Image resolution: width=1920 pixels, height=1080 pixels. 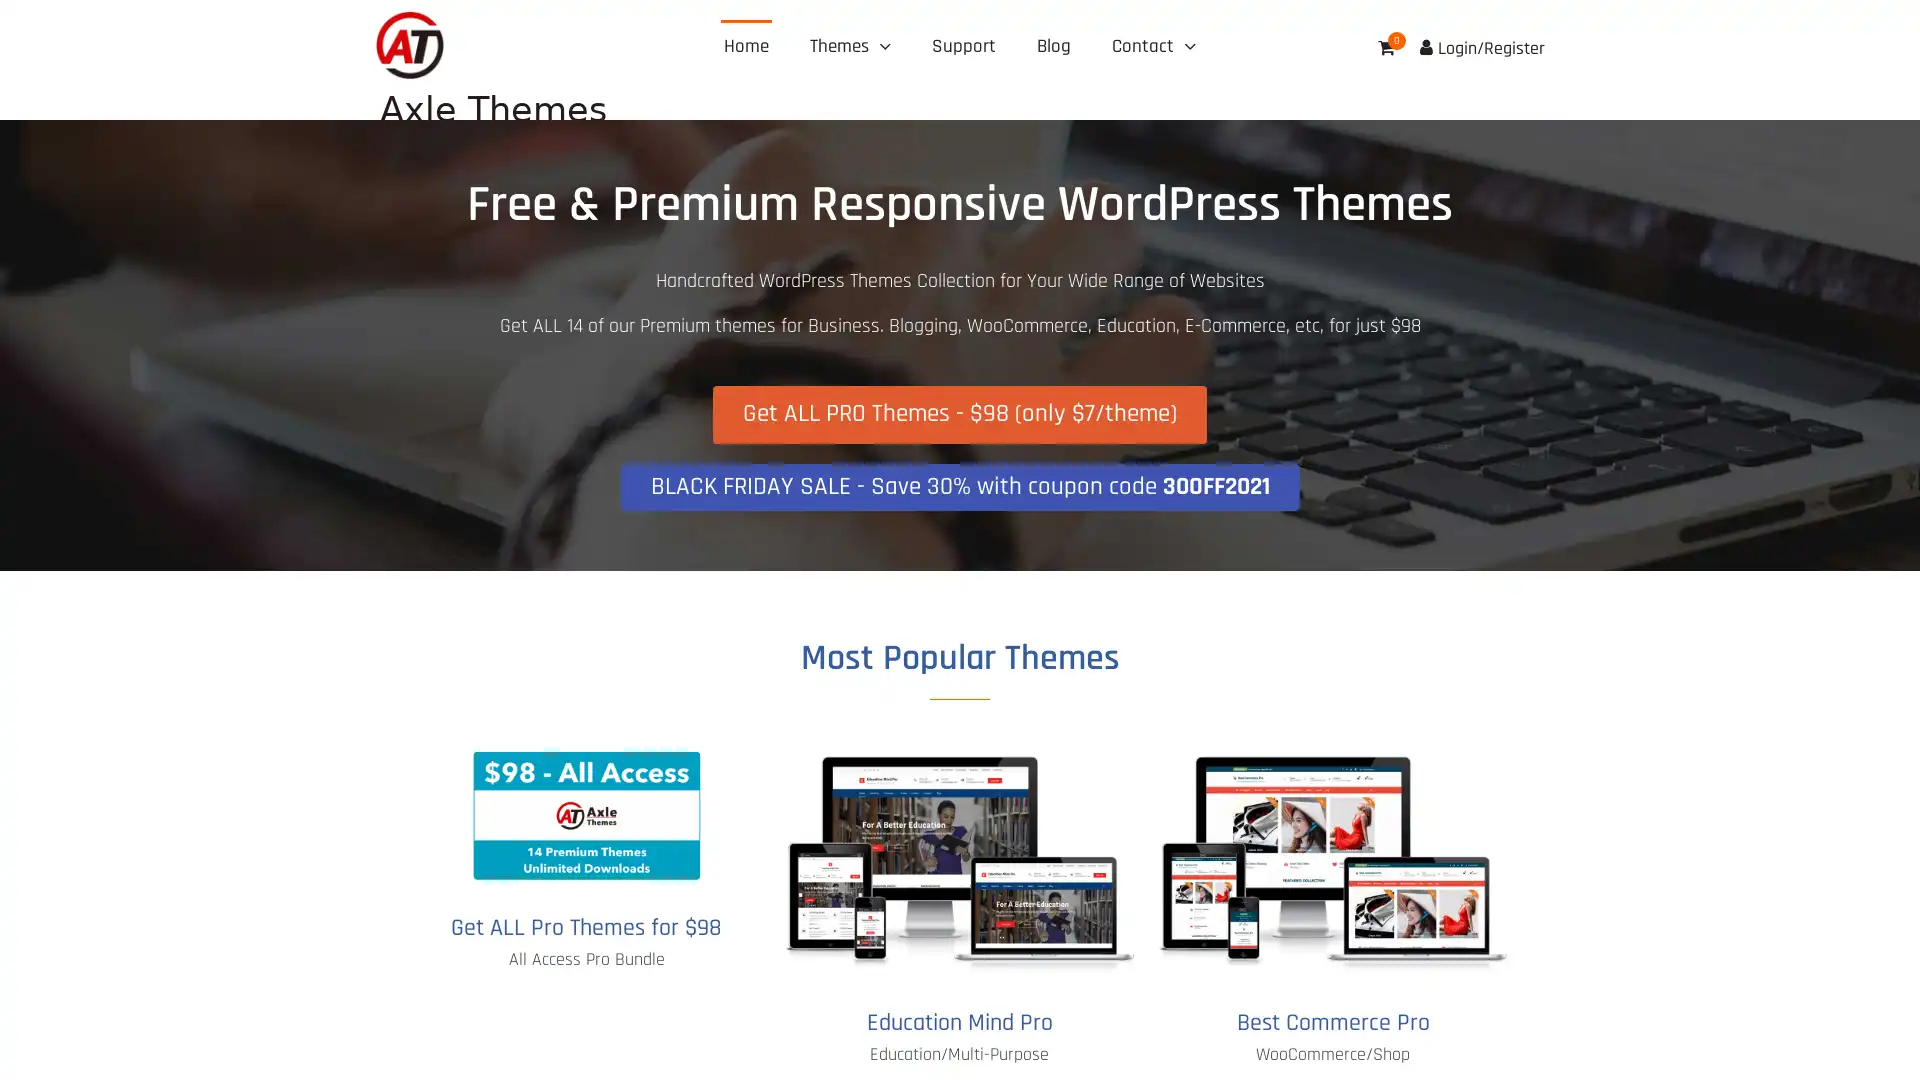 I want to click on BLACK FRIDAY SALE - Save 30% with coupon code 30OFF2021, so click(x=958, y=486).